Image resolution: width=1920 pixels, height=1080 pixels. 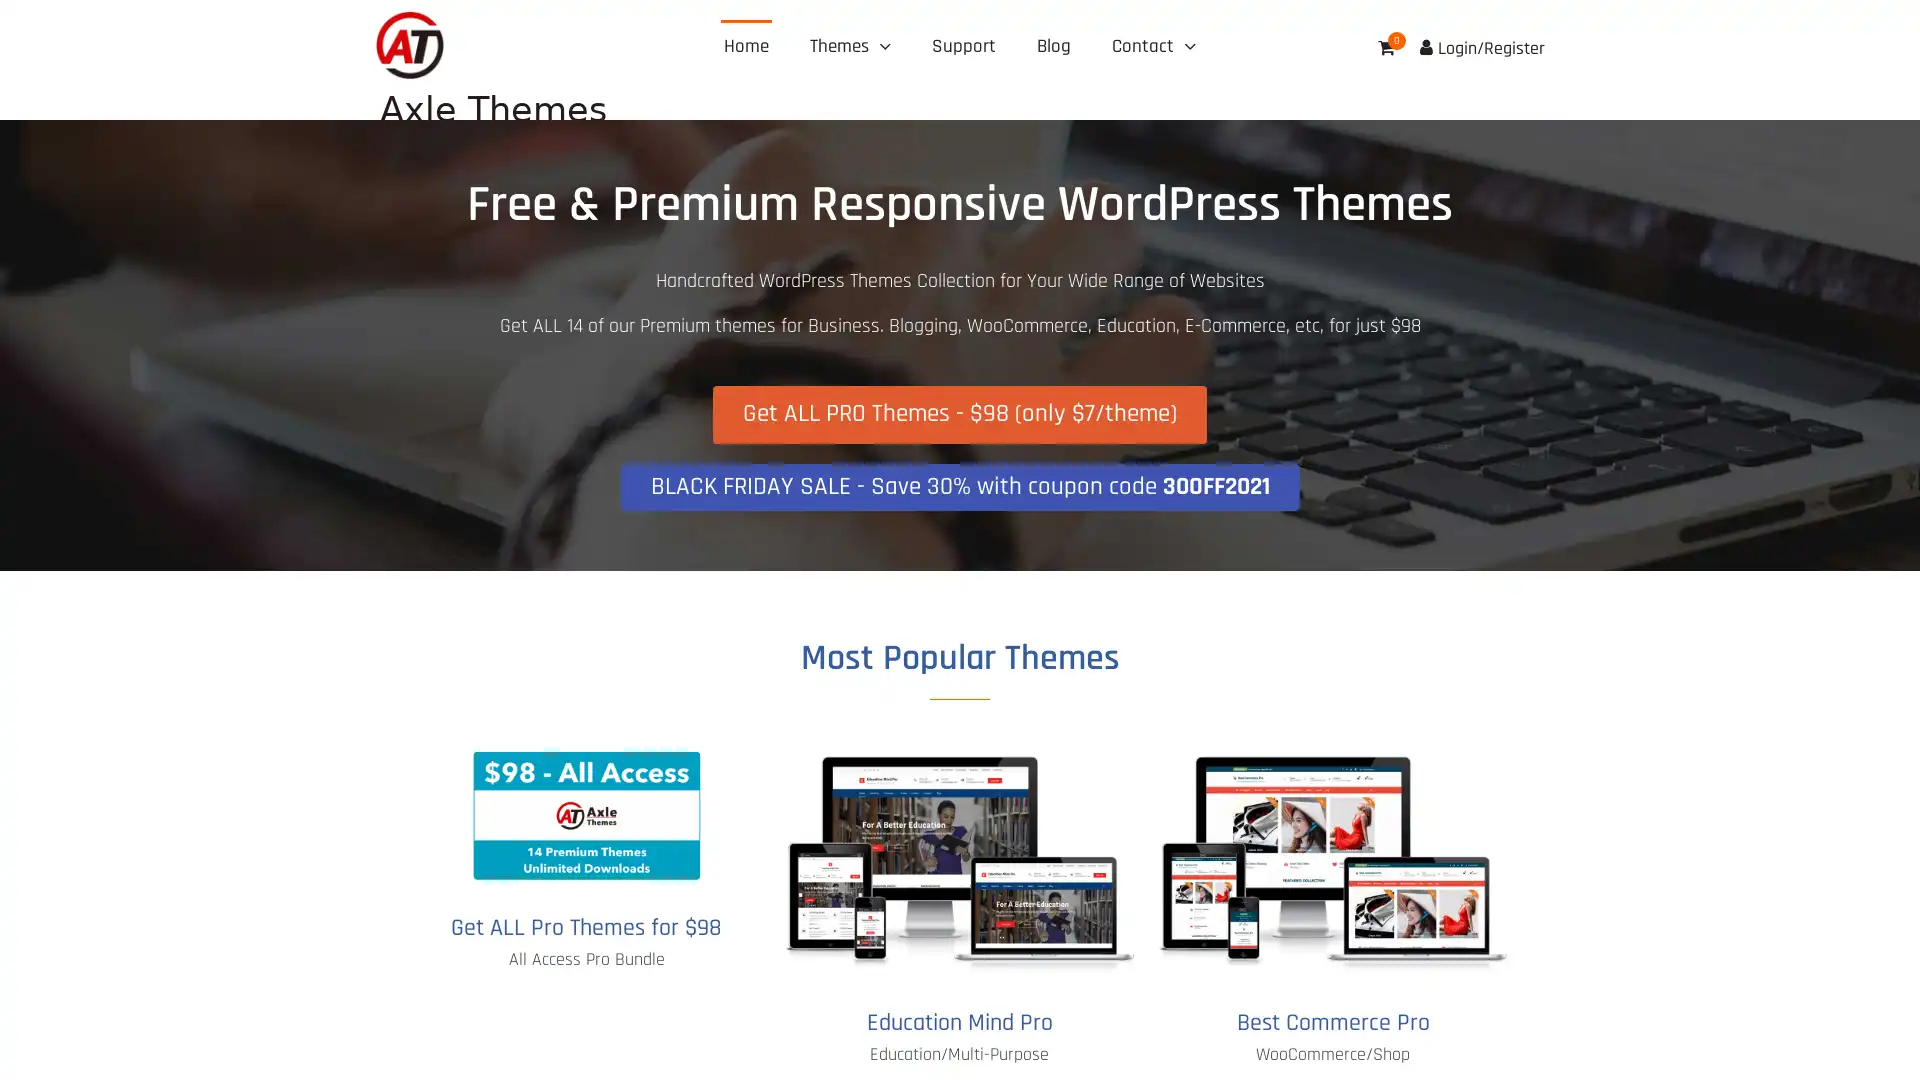 I want to click on BLACK FRIDAY SALE - Save 30% with coupon code 30OFF2021, so click(x=958, y=486).